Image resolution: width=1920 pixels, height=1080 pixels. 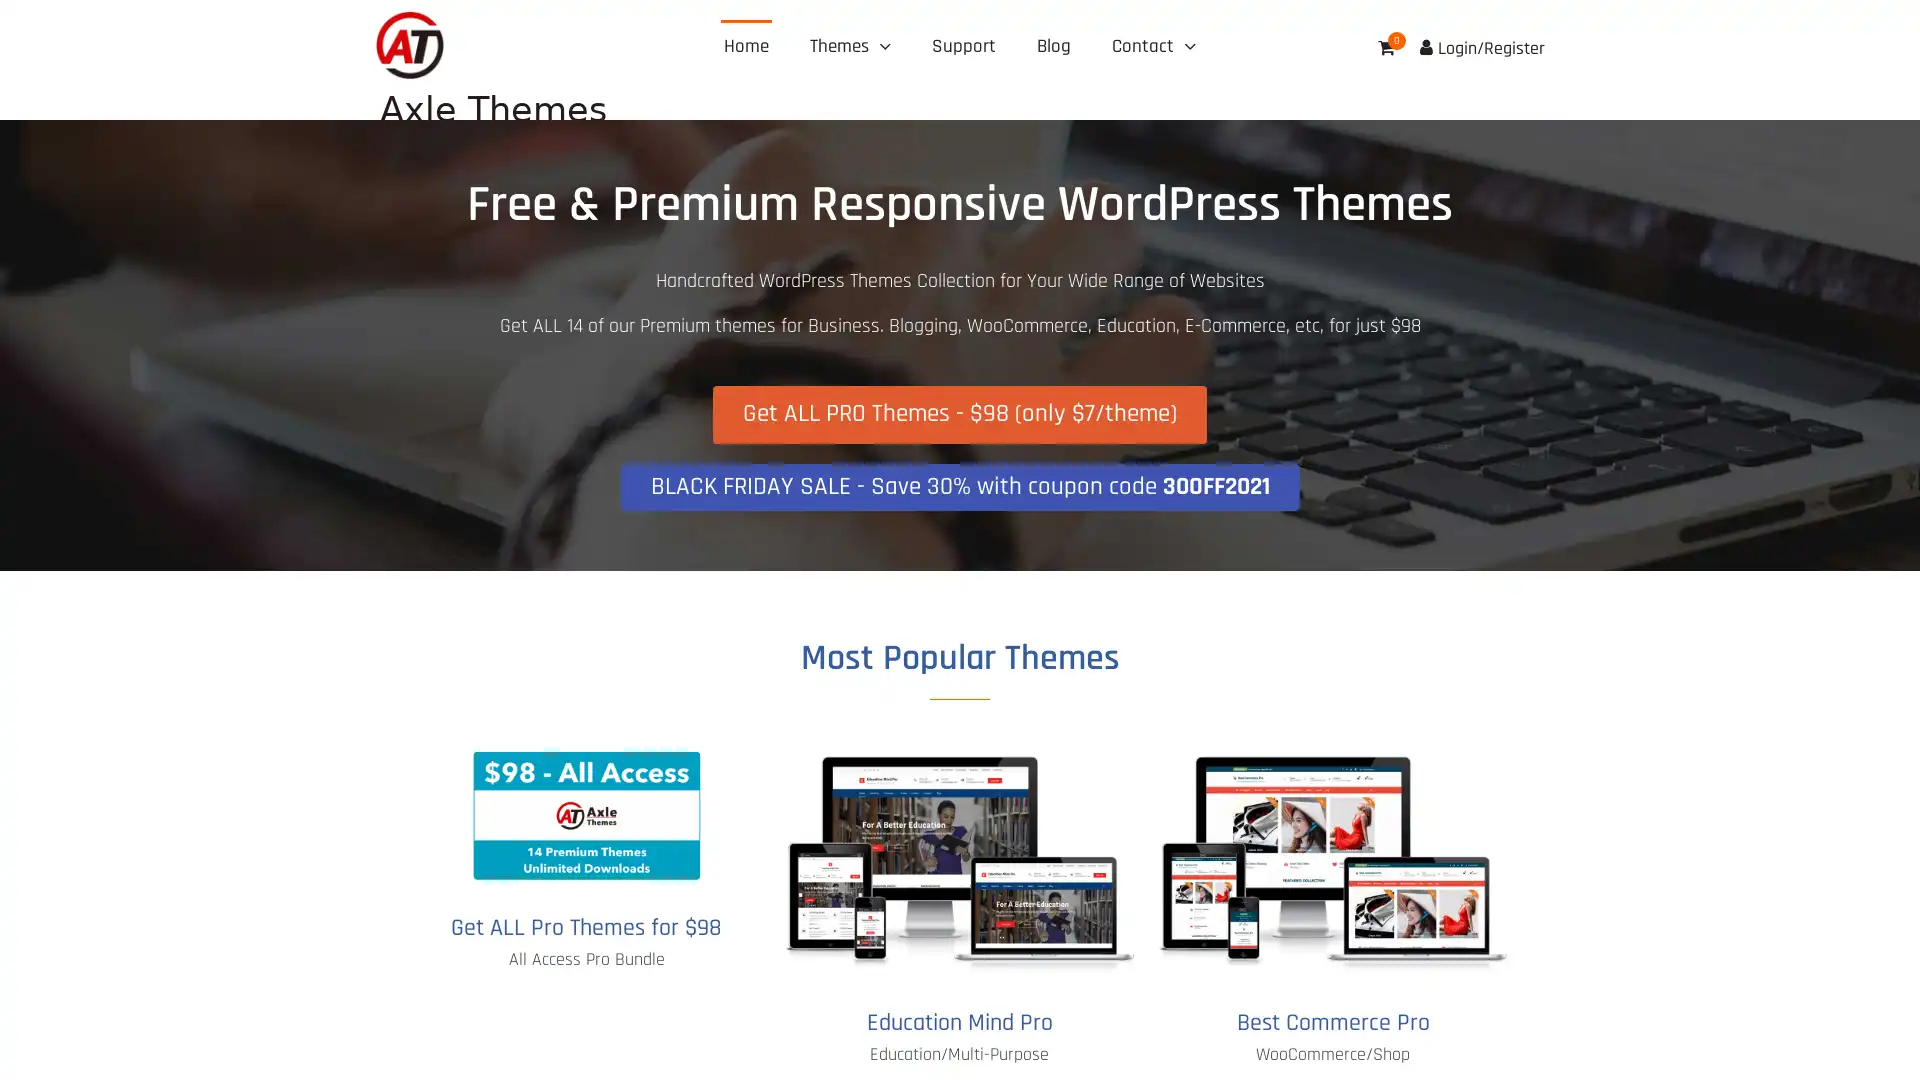 I want to click on BLACK FRIDAY SALE - Save 30% with coupon code 30OFF2021, so click(x=958, y=486).